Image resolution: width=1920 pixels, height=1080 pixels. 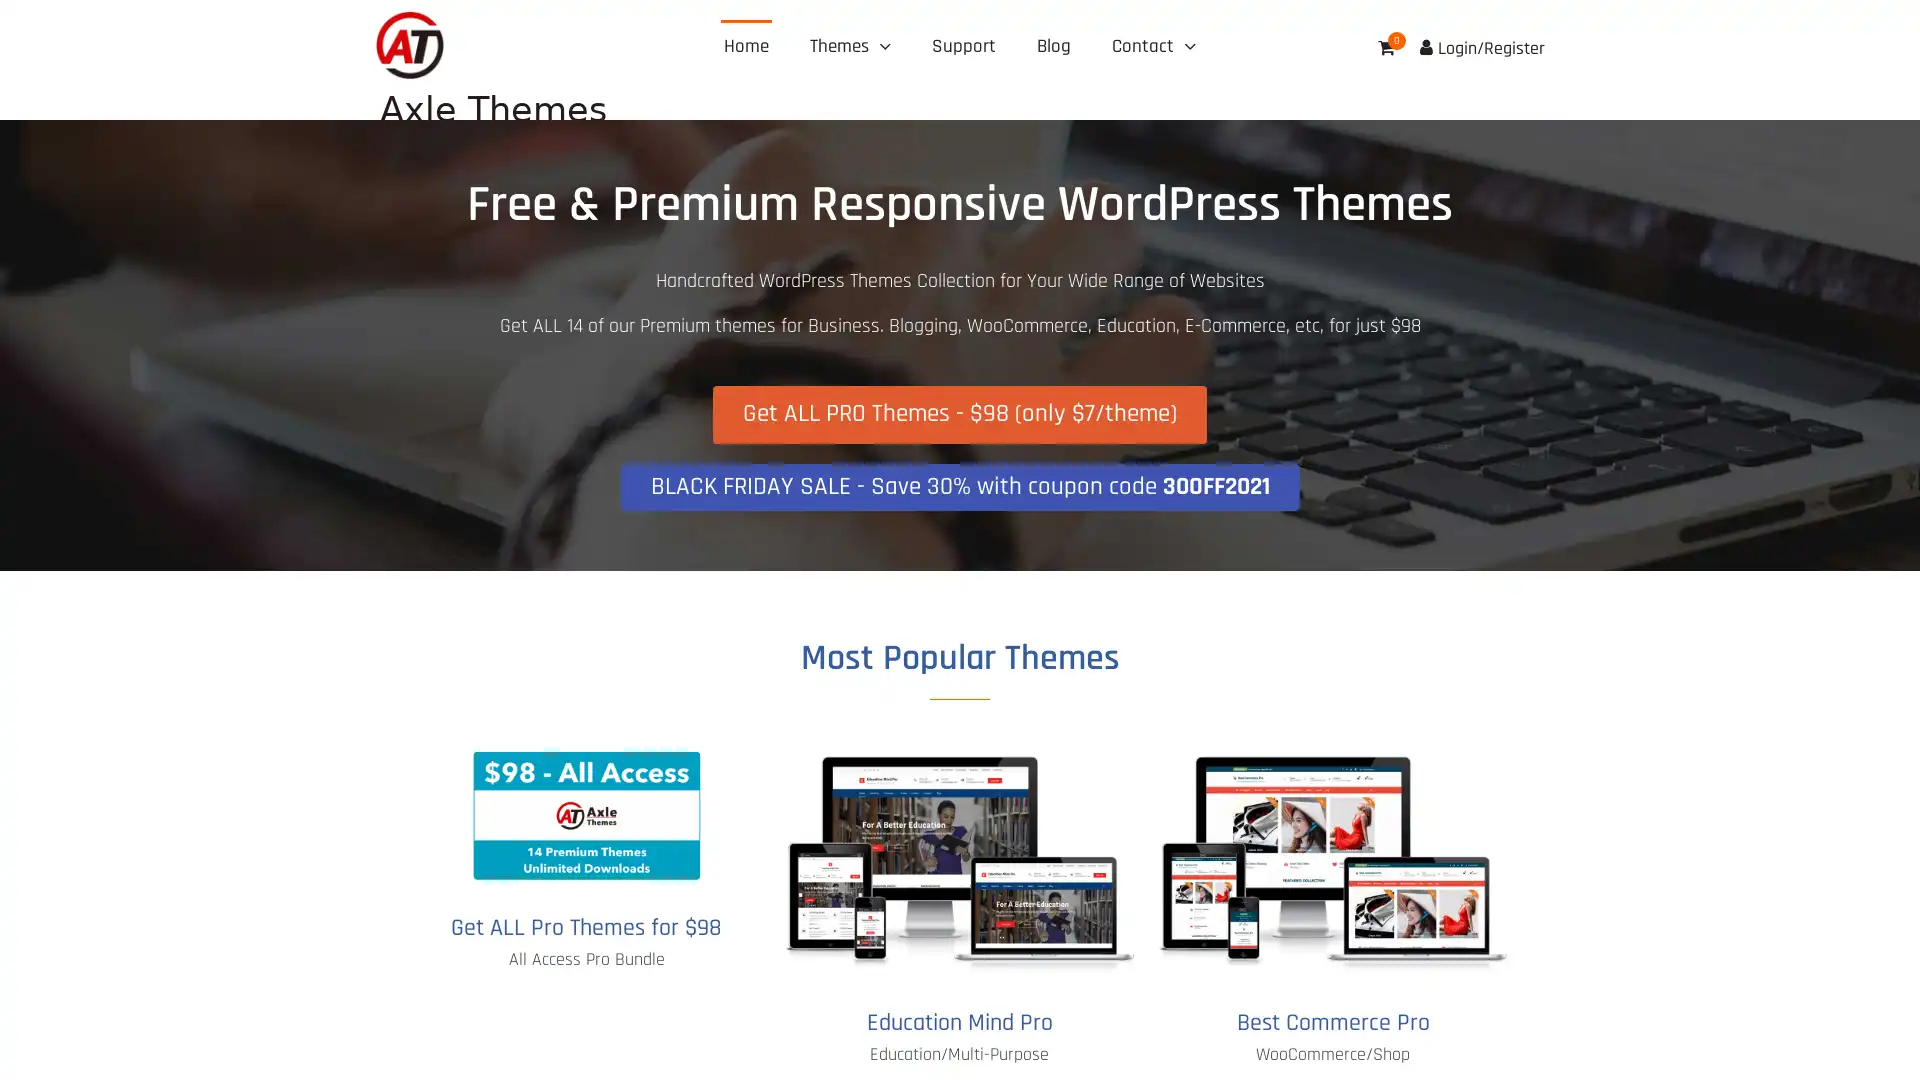 I want to click on BLACK FRIDAY SALE - Save 30% with coupon code 30OFF2021, so click(x=958, y=486).